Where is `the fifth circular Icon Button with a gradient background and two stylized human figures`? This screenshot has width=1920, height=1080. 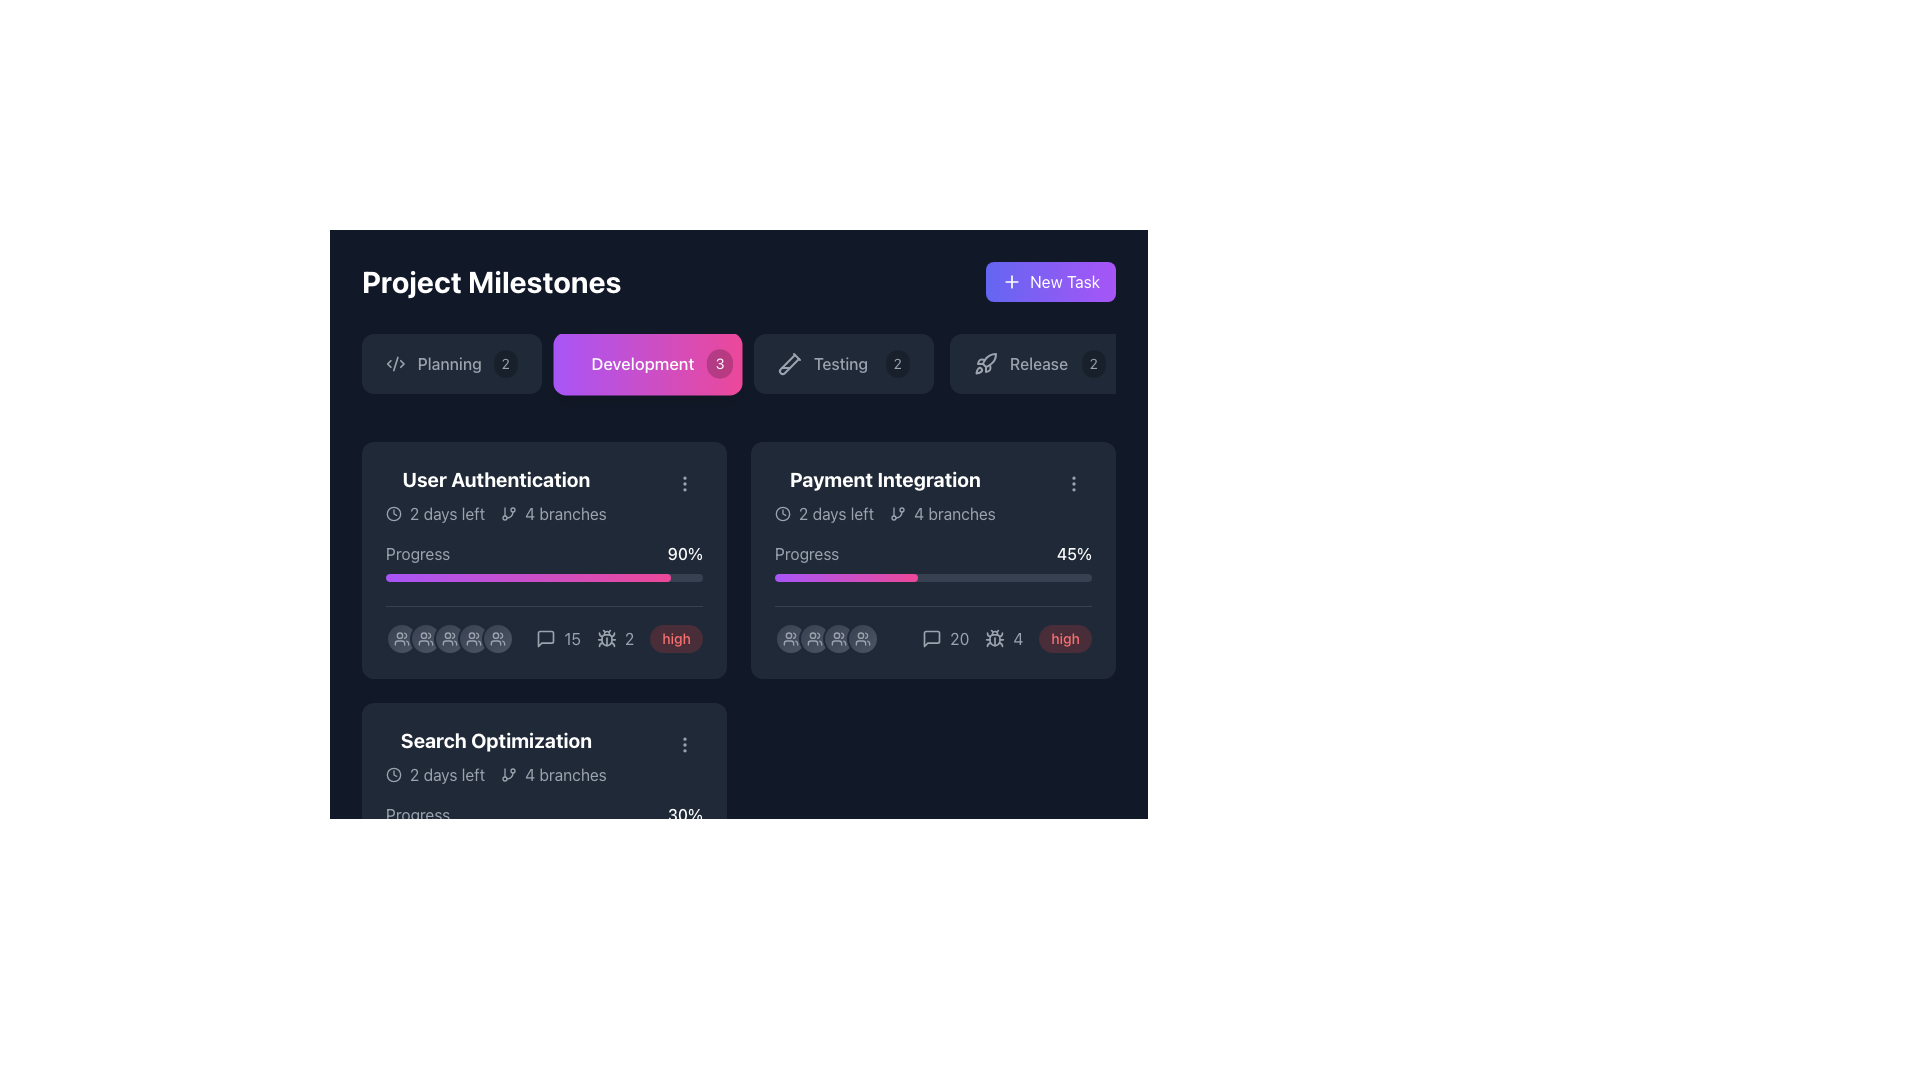
the fifth circular Icon Button with a gradient background and two stylized human figures is located at coordinates (863, 639).